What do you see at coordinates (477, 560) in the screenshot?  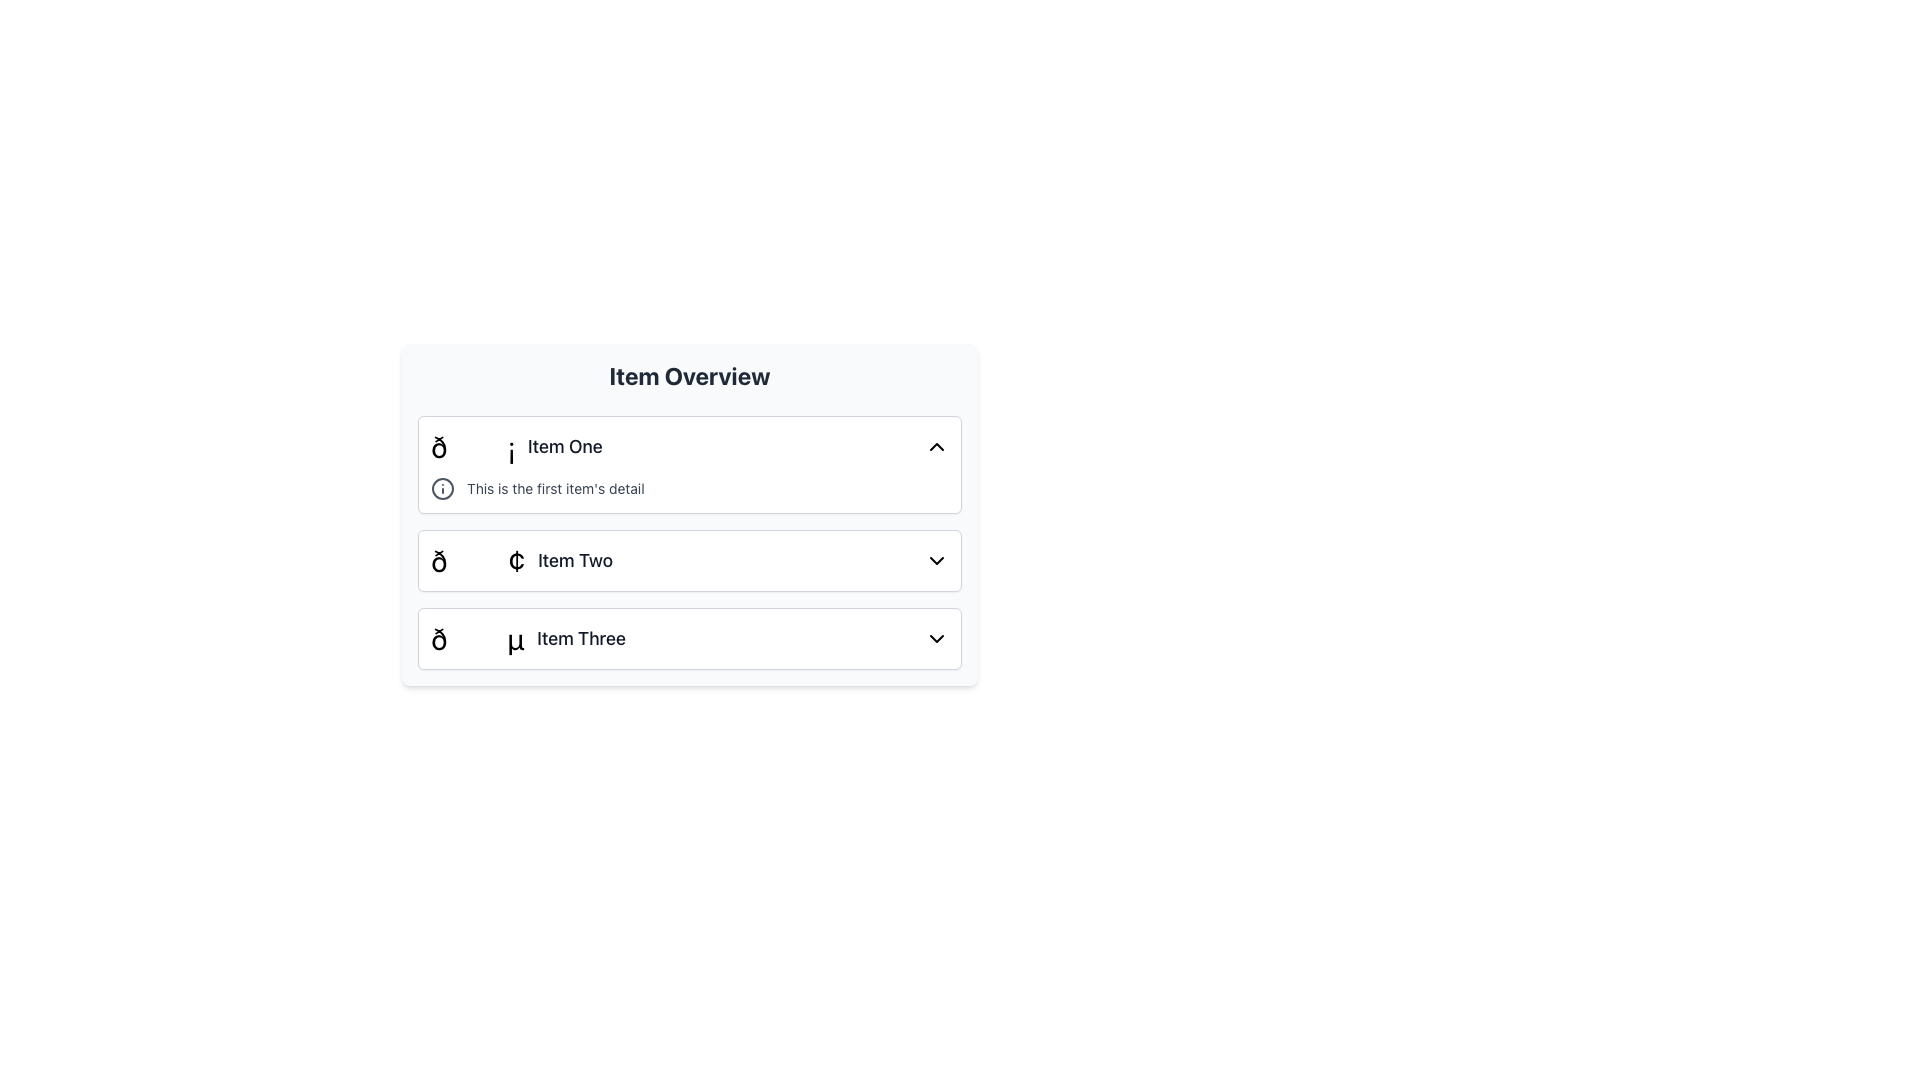 I see `the Icon or Symbol representing 'Item Two' to highlight it` at bounding box center [477, 560].